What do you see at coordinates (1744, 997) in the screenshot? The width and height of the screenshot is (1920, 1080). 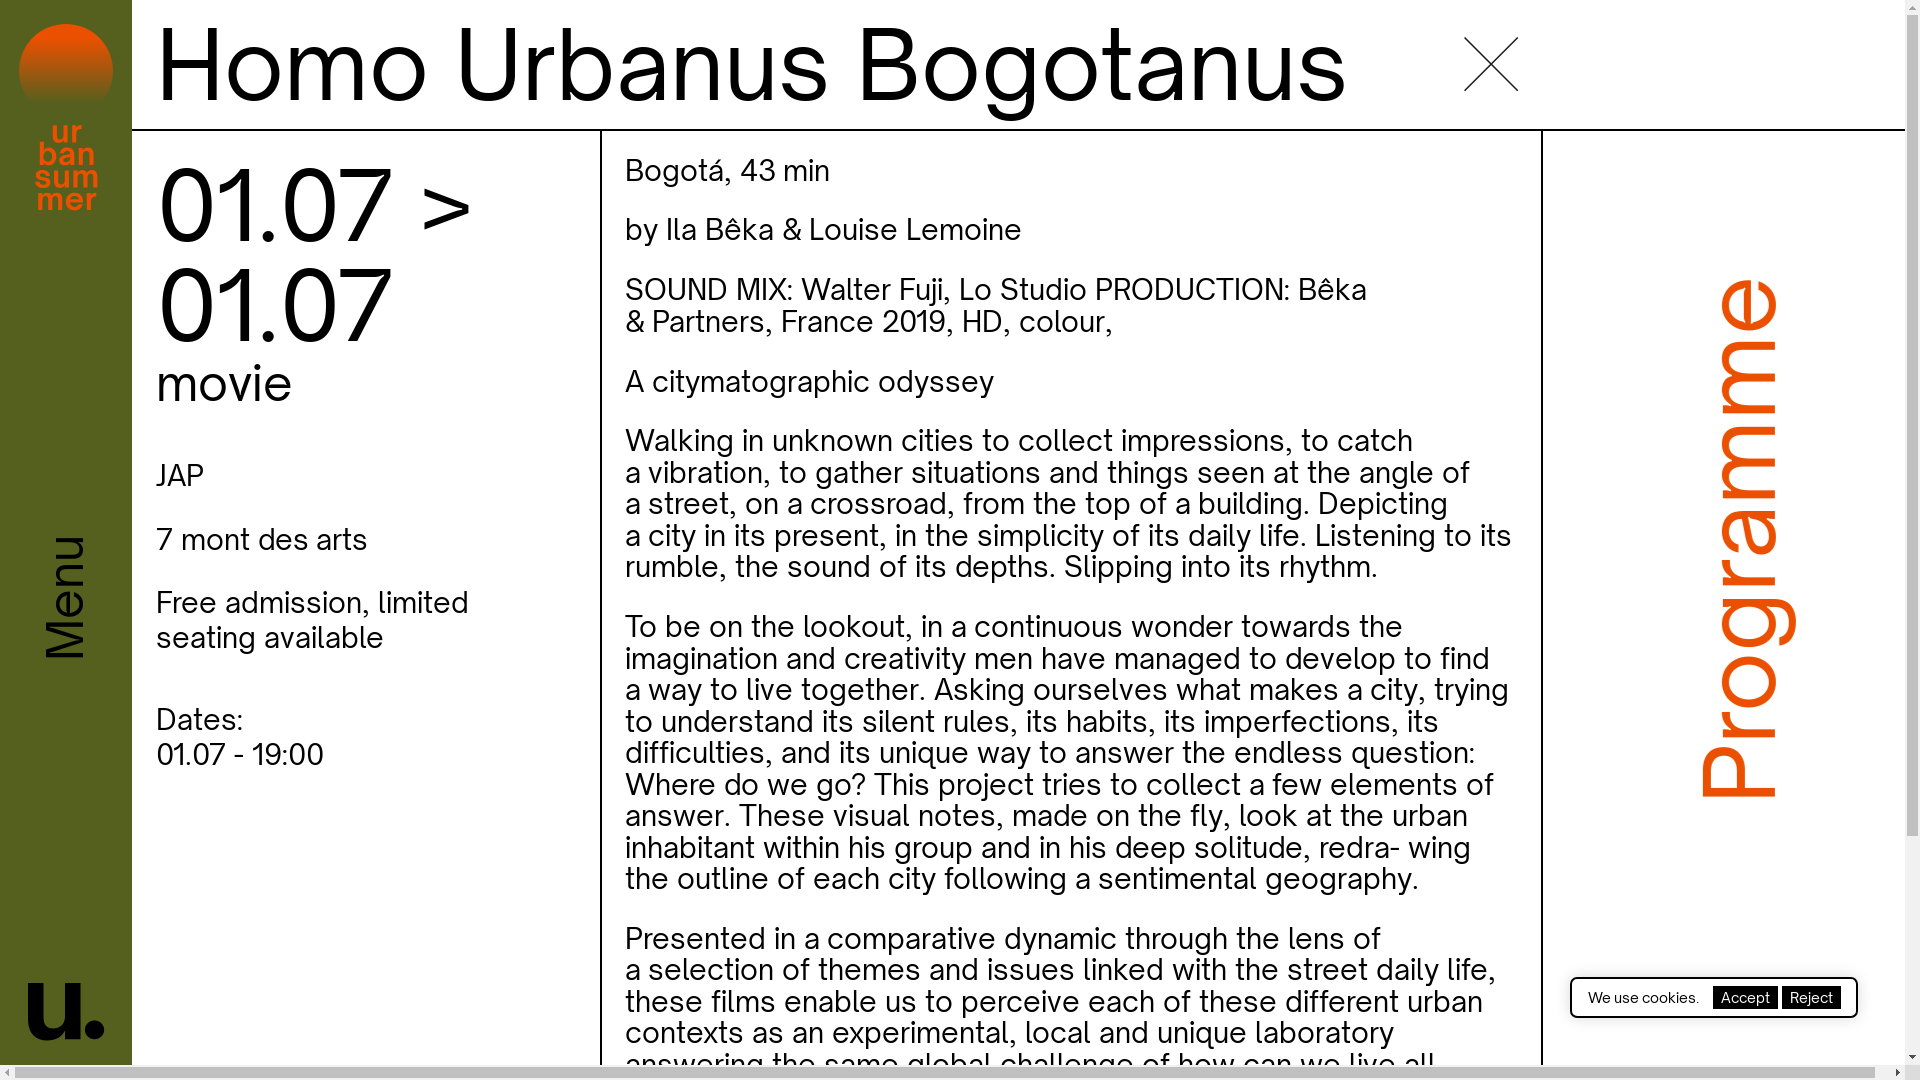 I see `'Accept'` at bounding box center [1744, 997].